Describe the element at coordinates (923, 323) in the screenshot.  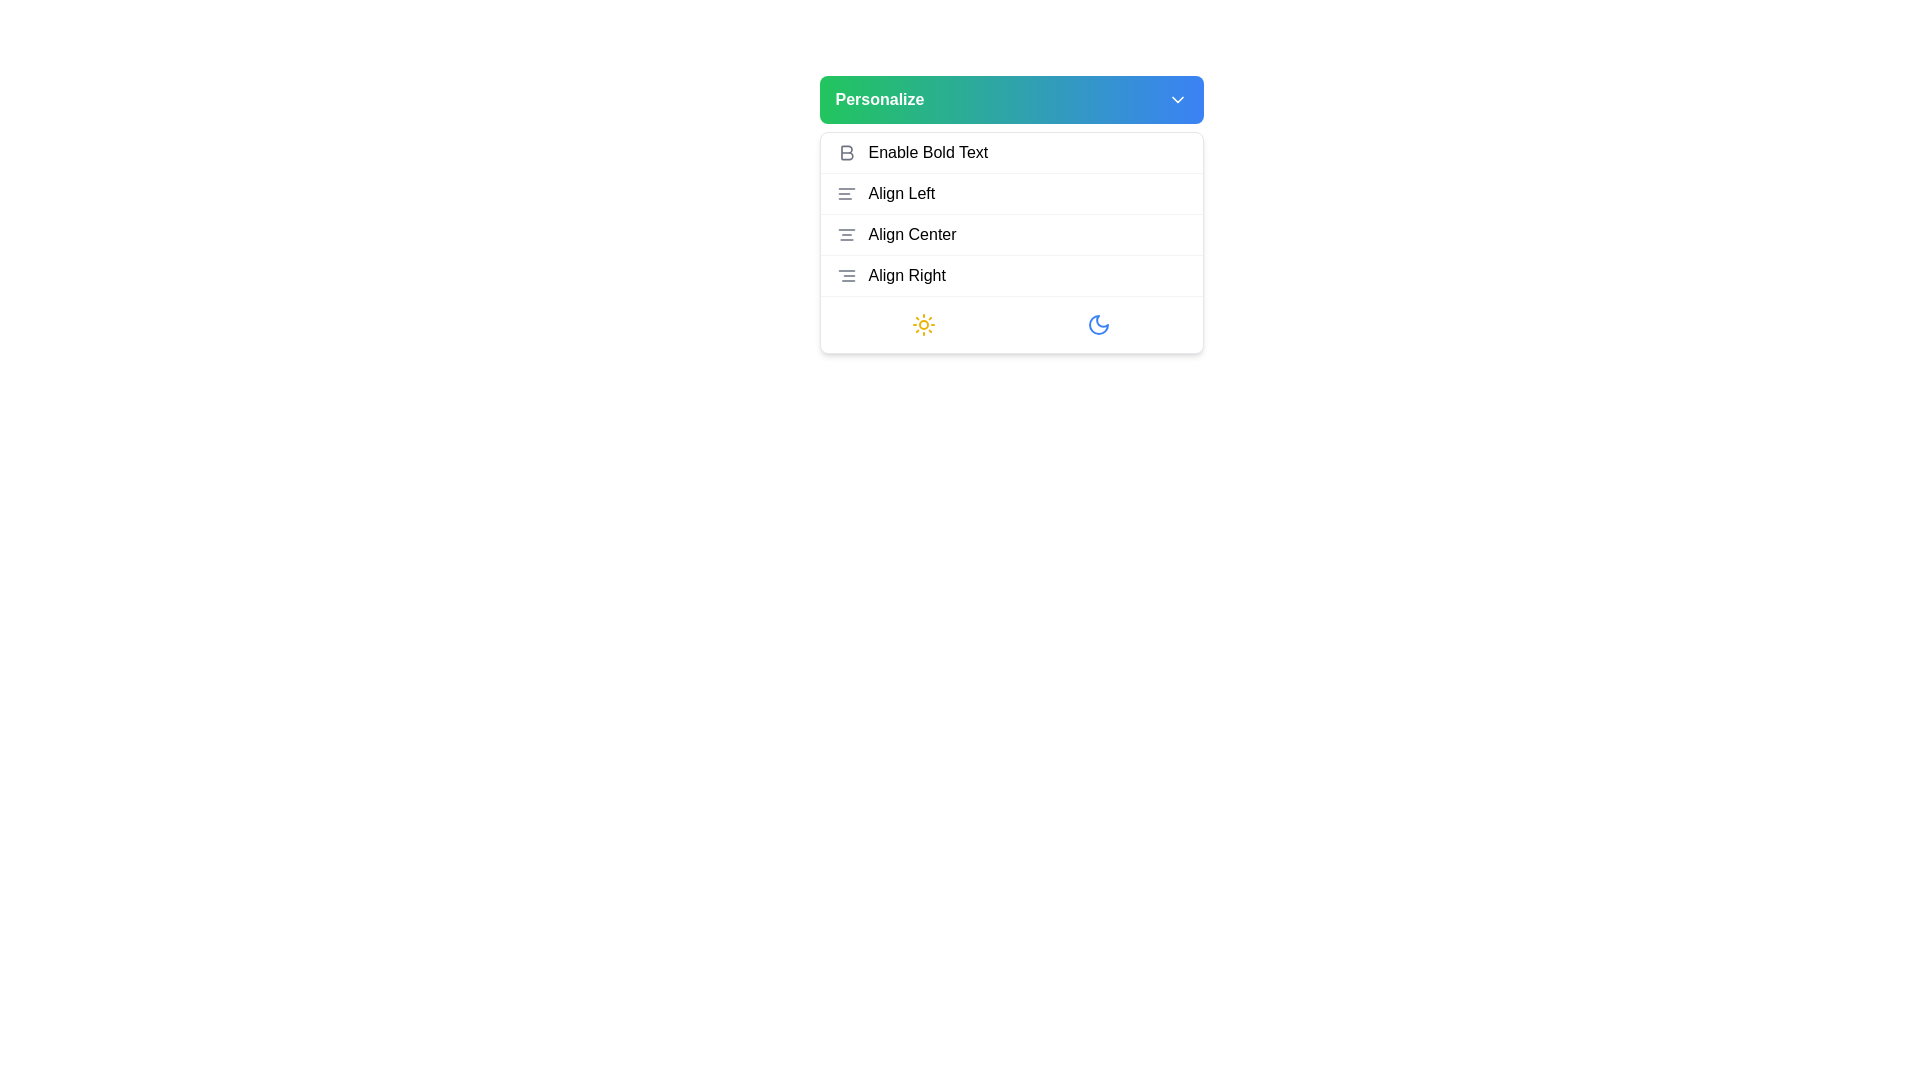
I see `the sun icon button located in the top-right section of the visible menu panel` at that location.